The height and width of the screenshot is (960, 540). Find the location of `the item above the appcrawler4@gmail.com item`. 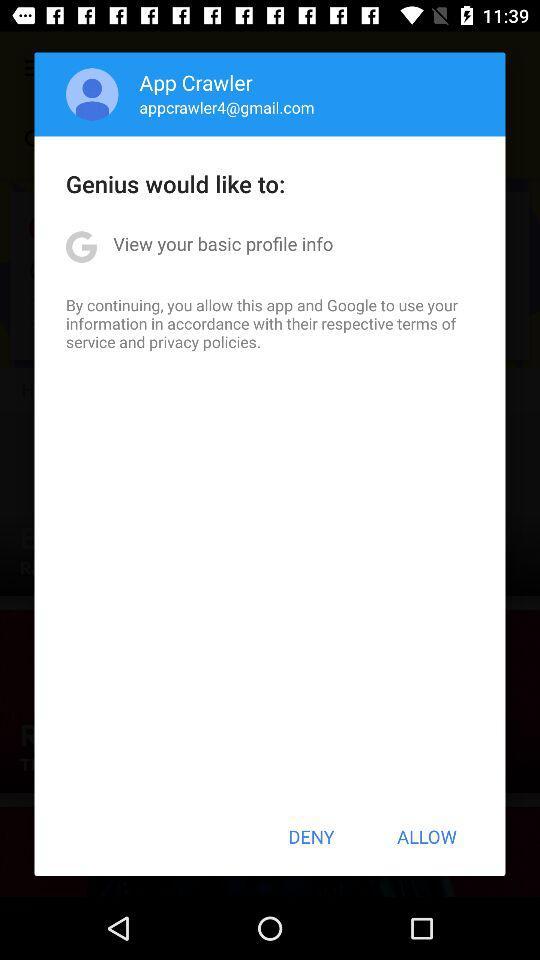

the item above the appcrawler4@gmail.com item is located at coordinates (196, 82).